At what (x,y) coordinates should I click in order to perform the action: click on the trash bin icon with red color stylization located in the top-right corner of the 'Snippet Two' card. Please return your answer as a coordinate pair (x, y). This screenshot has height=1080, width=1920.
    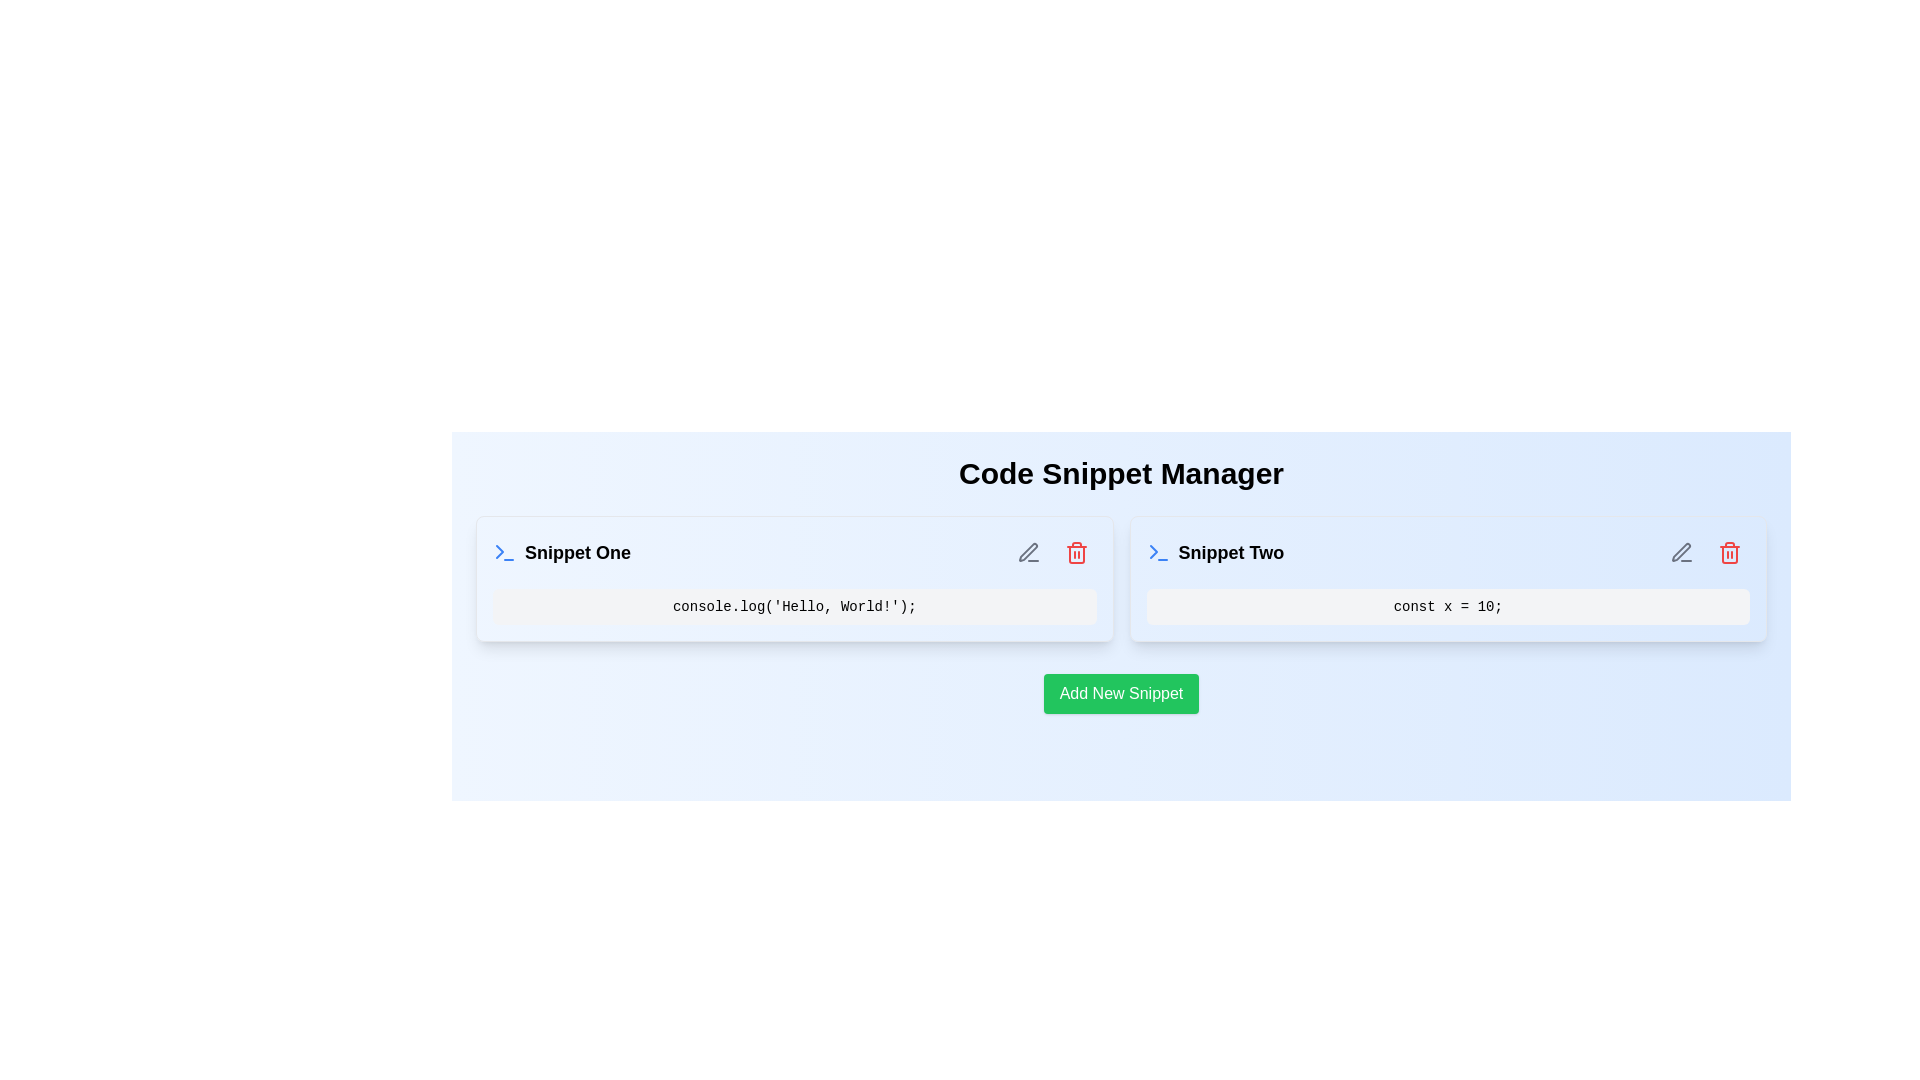
    Looking at the image, I should click on (1728, 552).